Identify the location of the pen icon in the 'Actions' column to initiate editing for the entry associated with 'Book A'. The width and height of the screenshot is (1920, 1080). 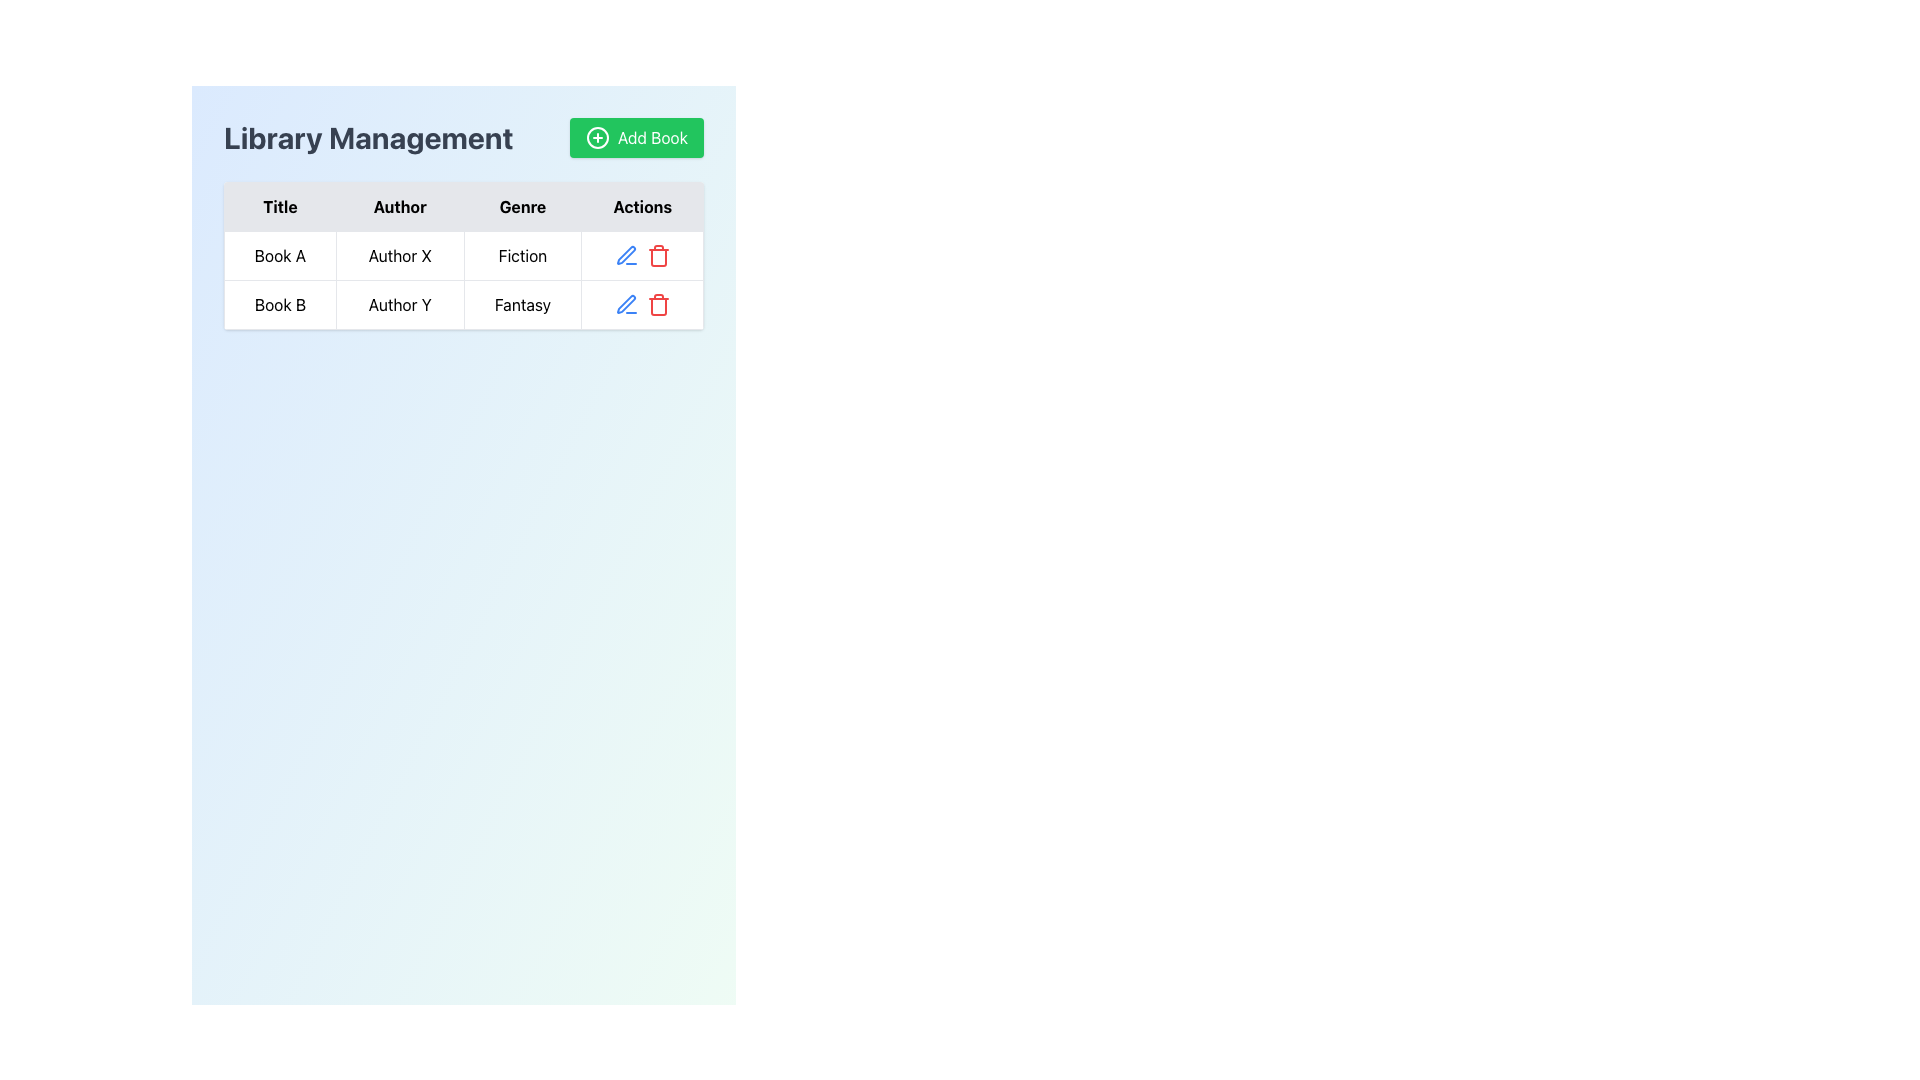
(624, 304).